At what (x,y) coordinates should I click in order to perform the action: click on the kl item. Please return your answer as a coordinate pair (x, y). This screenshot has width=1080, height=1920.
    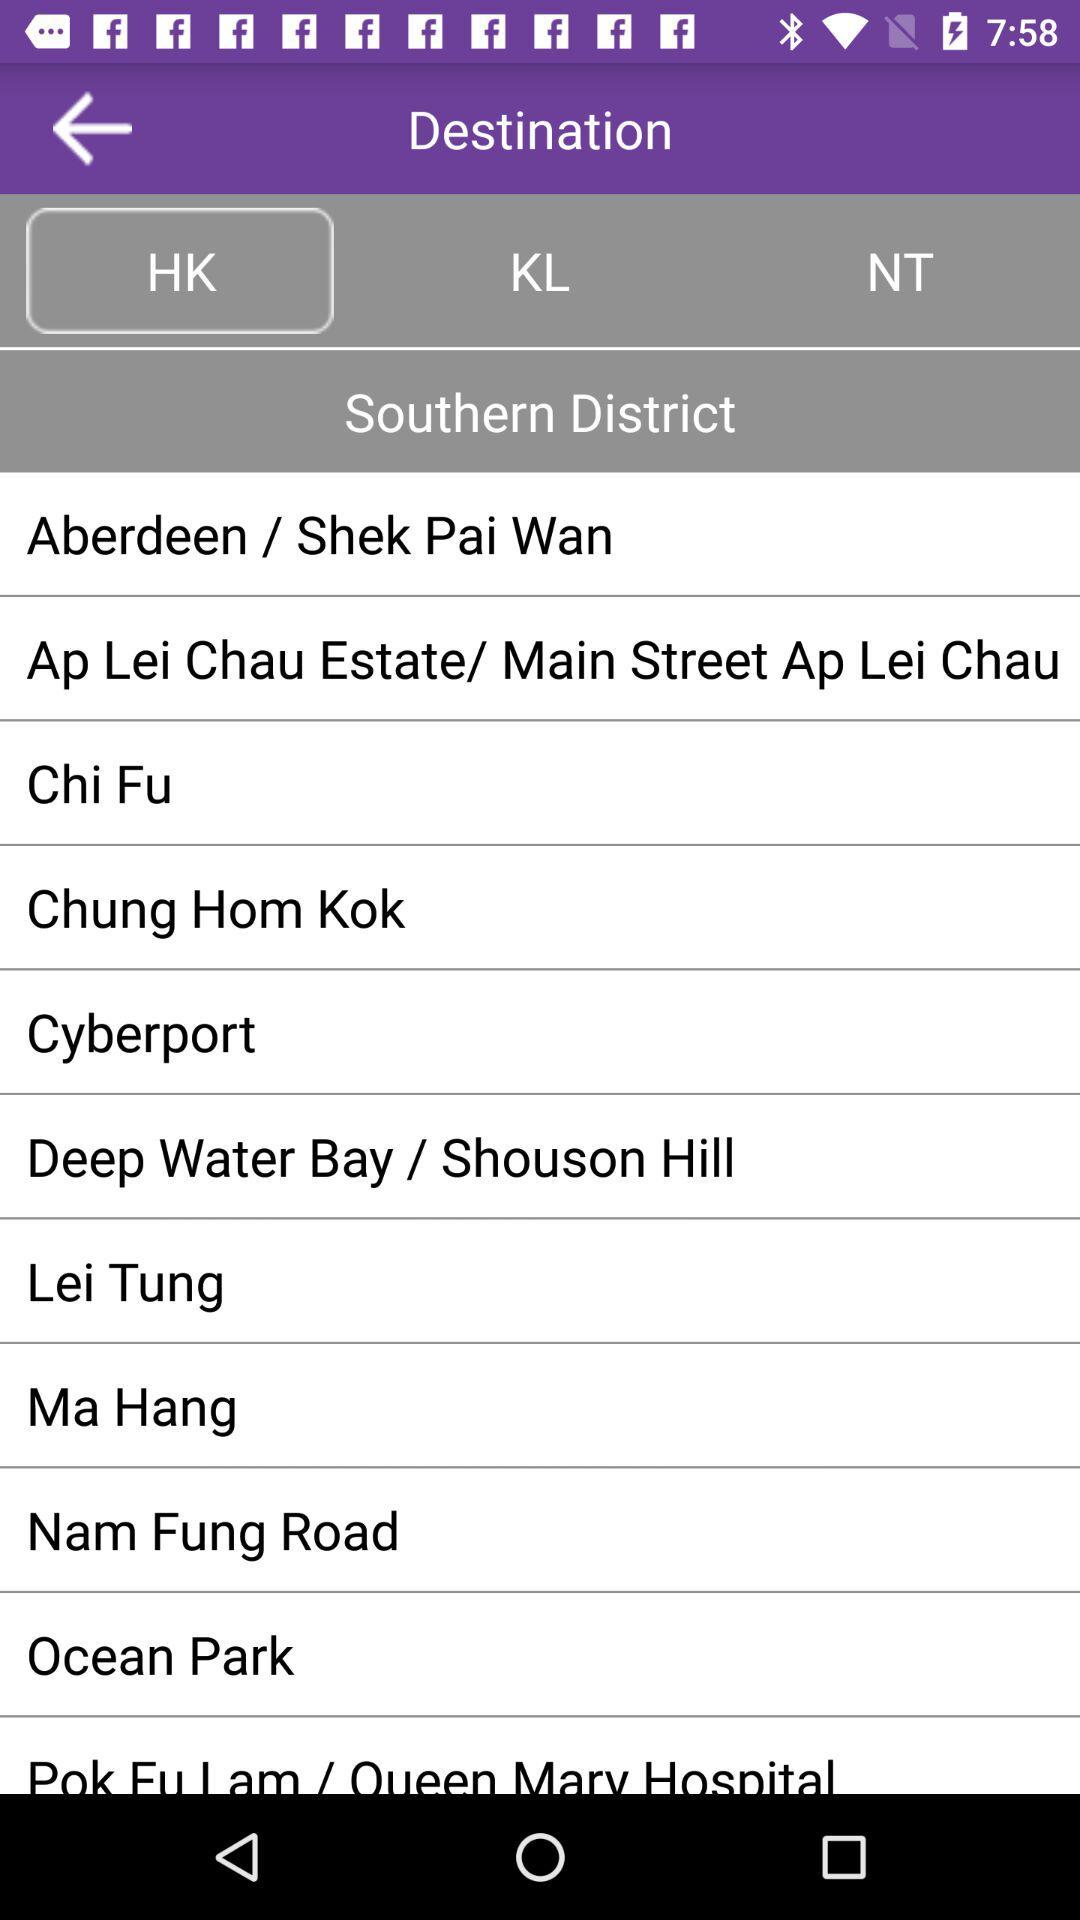
    Looking at the image, I should click on (540, 269).